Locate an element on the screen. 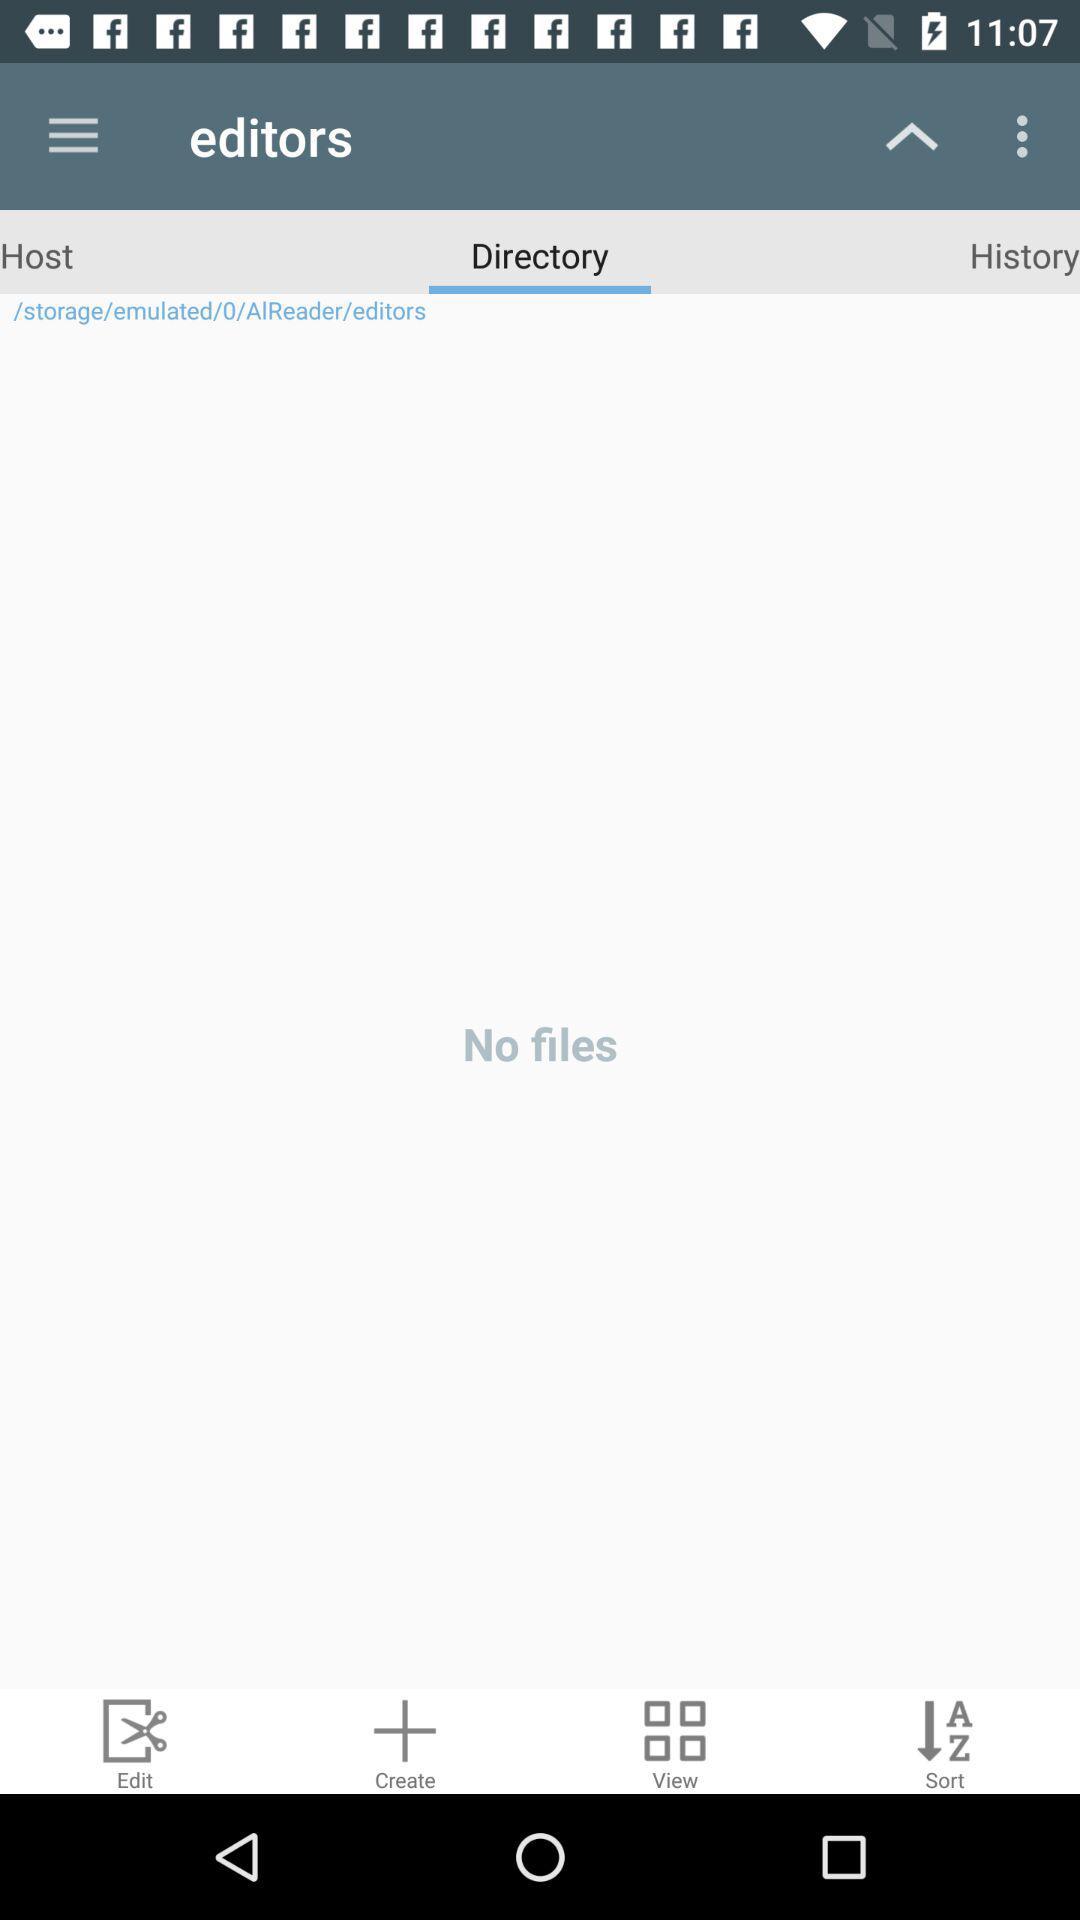 Image resolution: width=1080 pixels, height=1920 pixels. file is located at coordinates (405, 1740).